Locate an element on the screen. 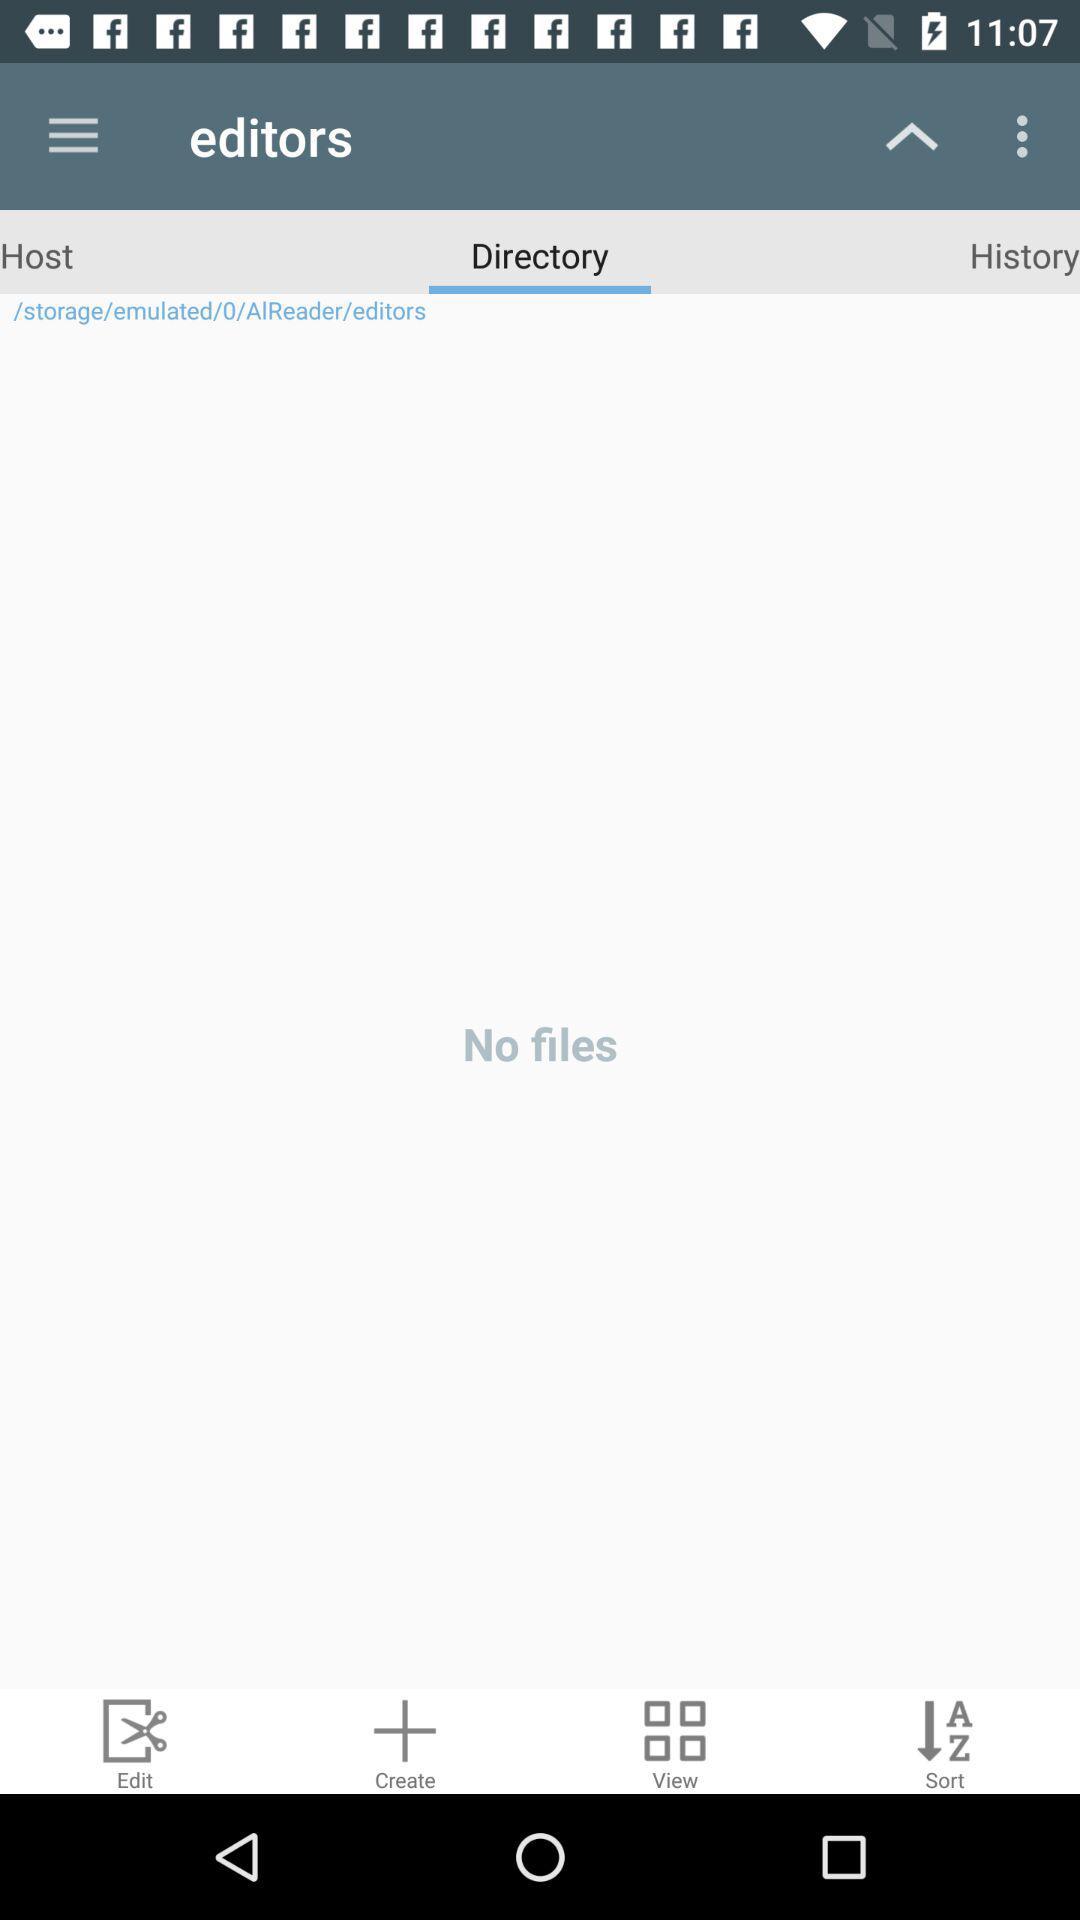 Image resolution: width=1080 pixels, height=1920 pixels. file is located at coordinates (405, 1740).